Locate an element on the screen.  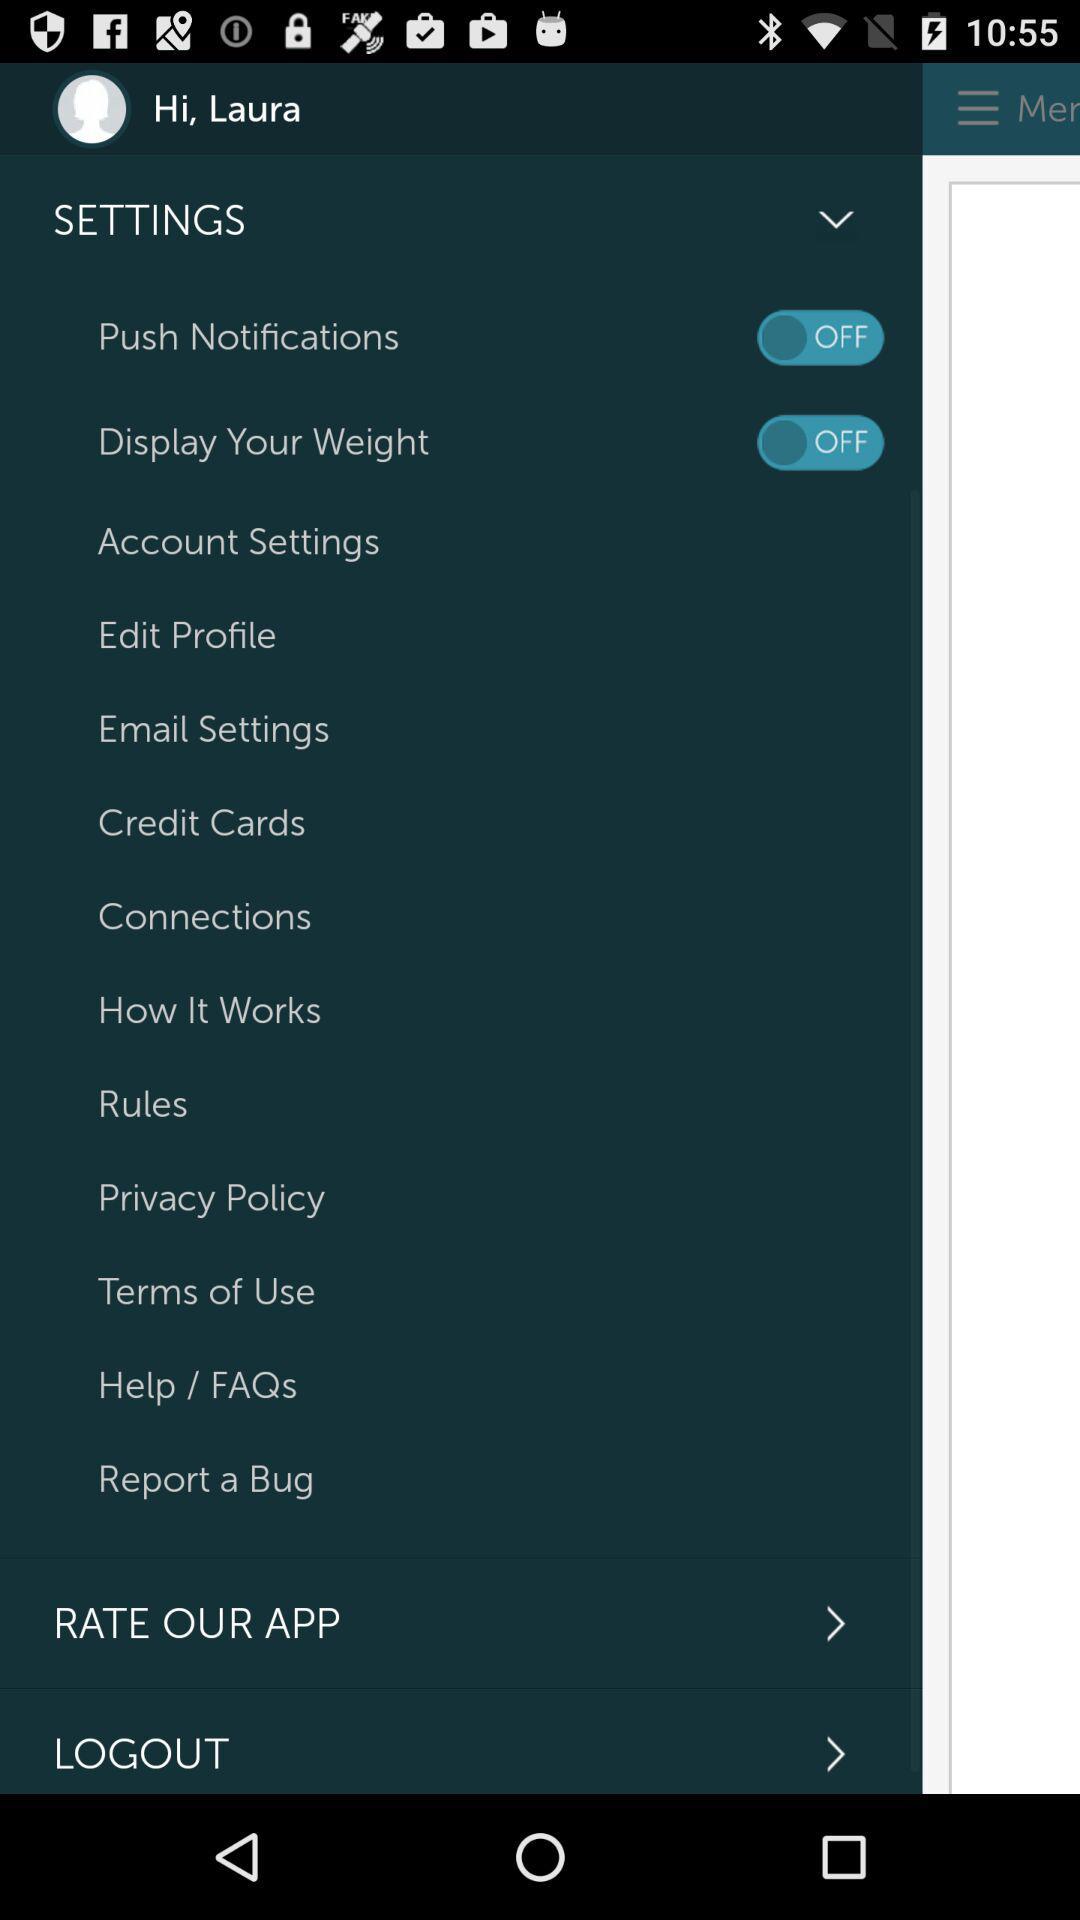
turn off notifications is located at coordinates (820, 337).